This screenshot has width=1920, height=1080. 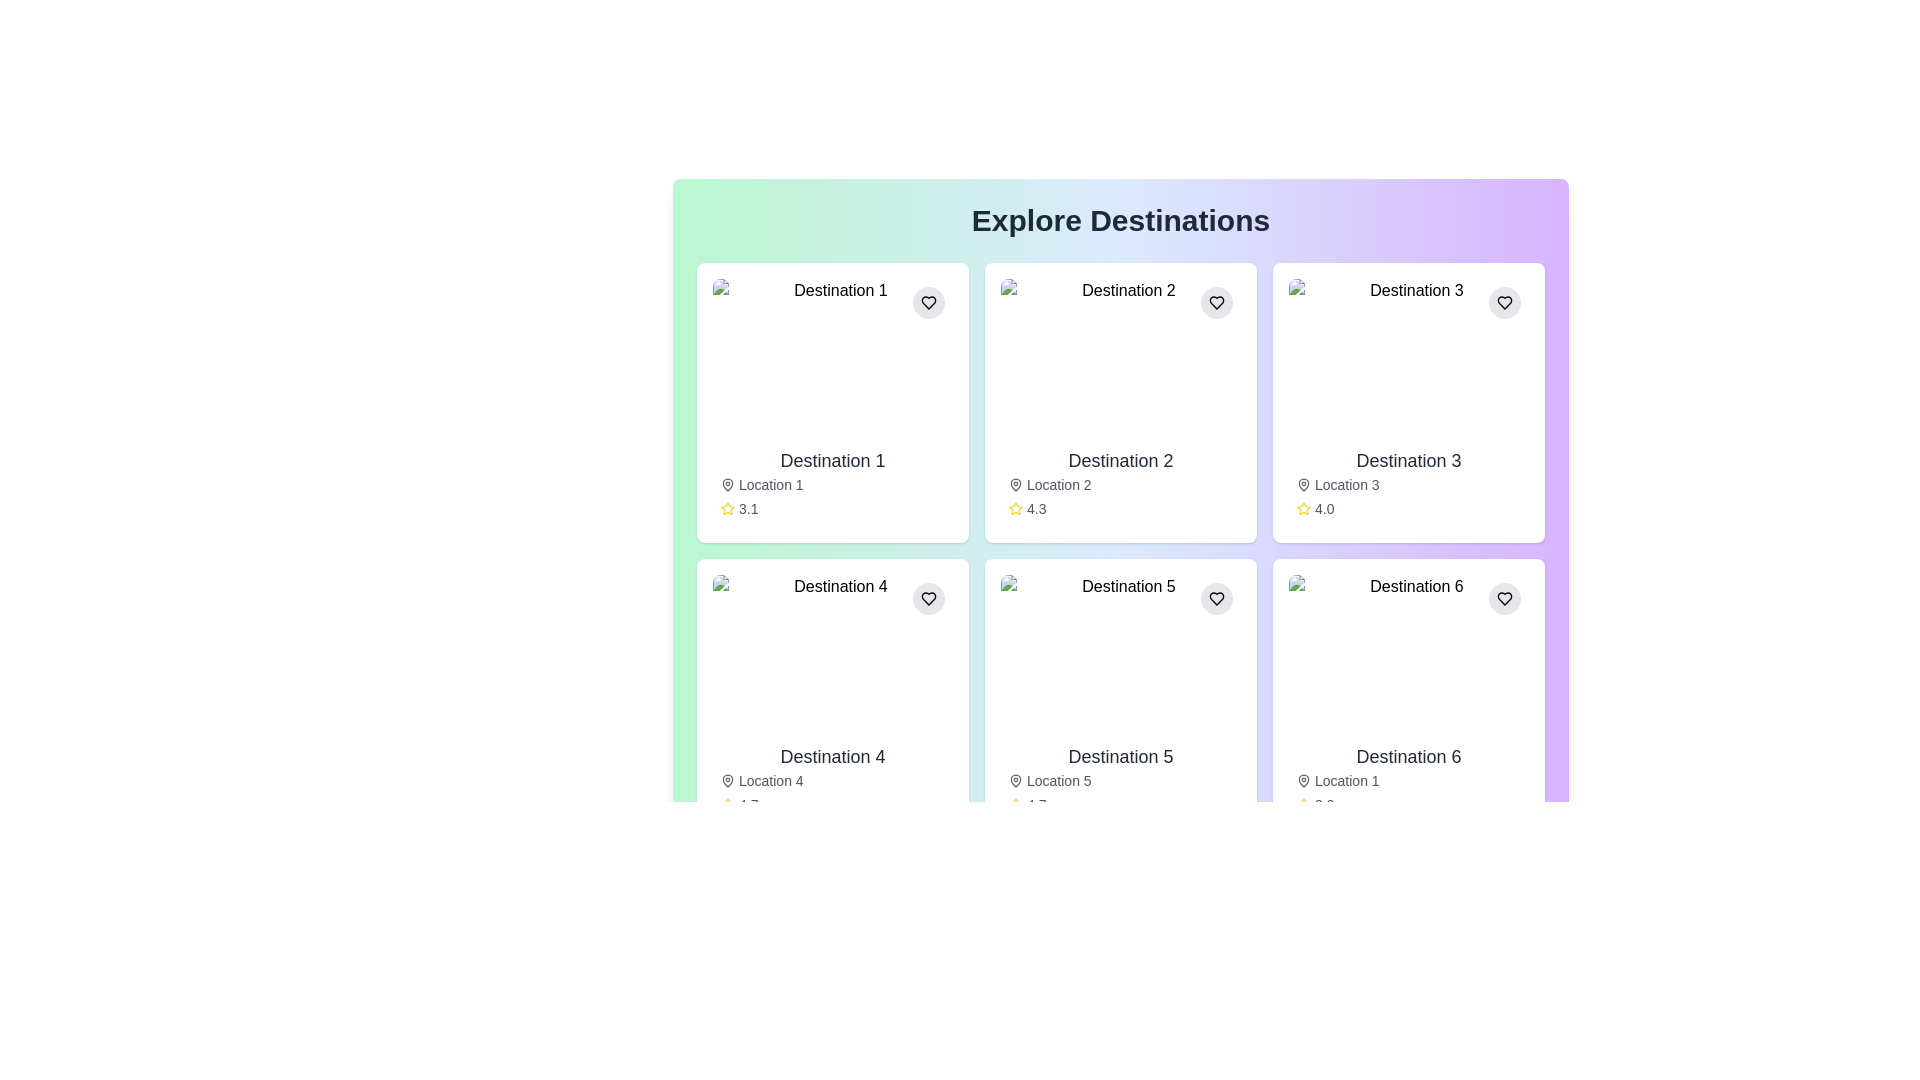 What do you see at coordinates (1408, 482) in the screenshot?
I see `the informational display component for 'Destination 3'` at bounding box center [1408, 482].